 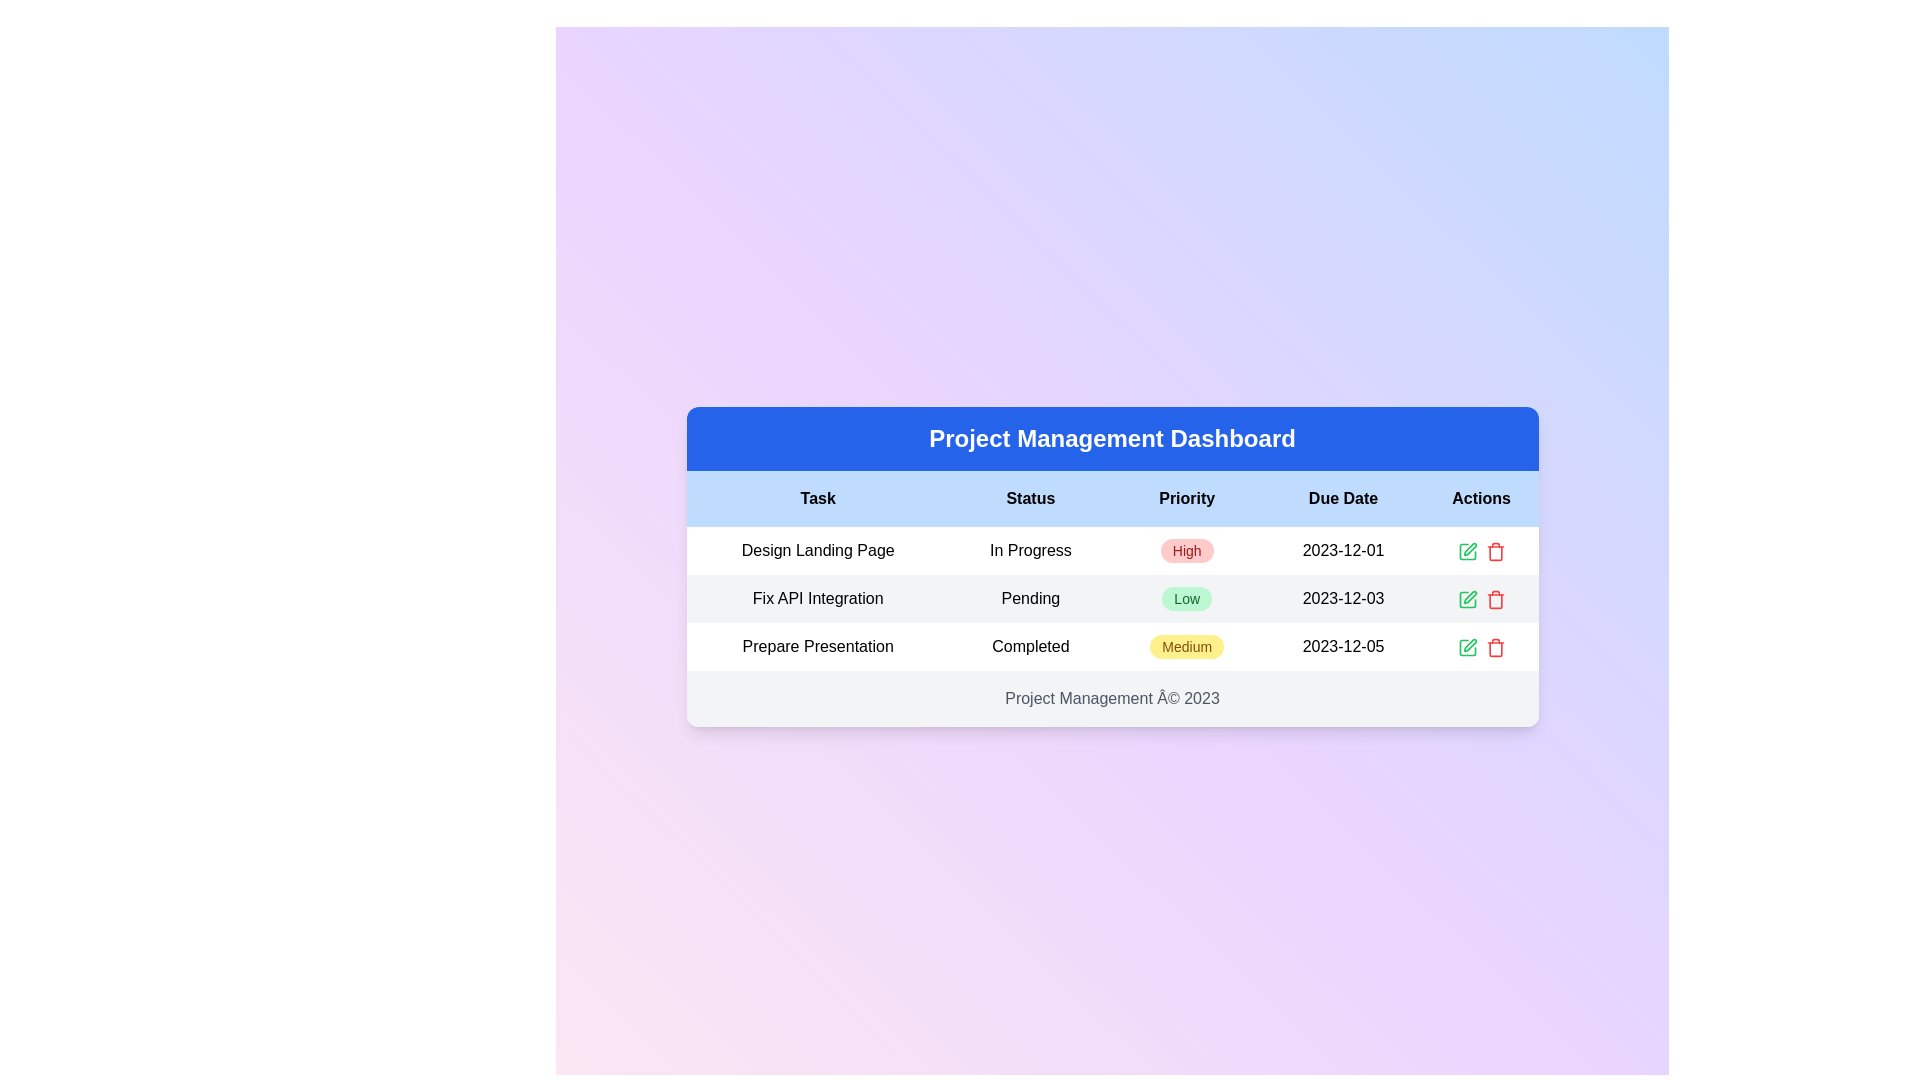 I want to click on the Text label that serves as a column header indicating the priority levels for the respective tasks, positioned between 'Status' and 'Due Date' in the Project Management Dashboard table, so click(x=1187, y=497).